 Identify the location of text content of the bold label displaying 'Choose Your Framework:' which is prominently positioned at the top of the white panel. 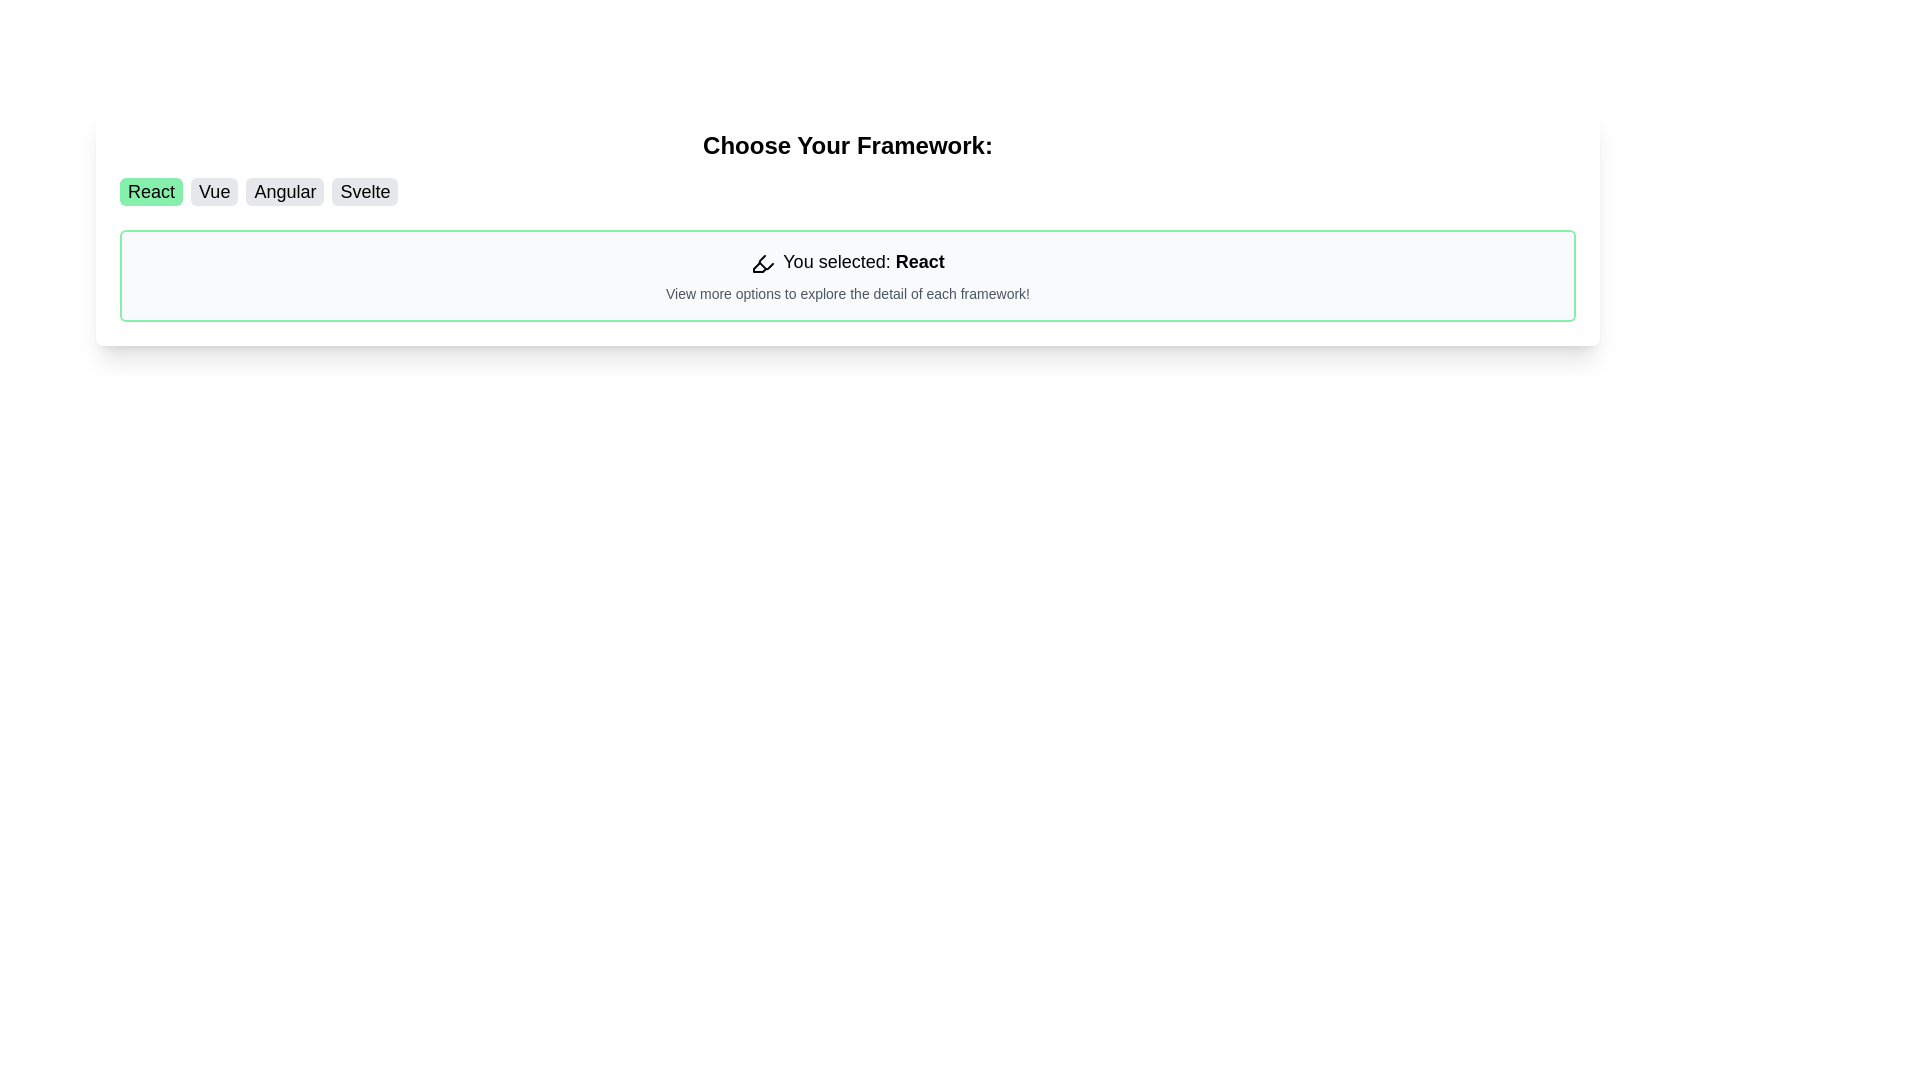
(848, 145).